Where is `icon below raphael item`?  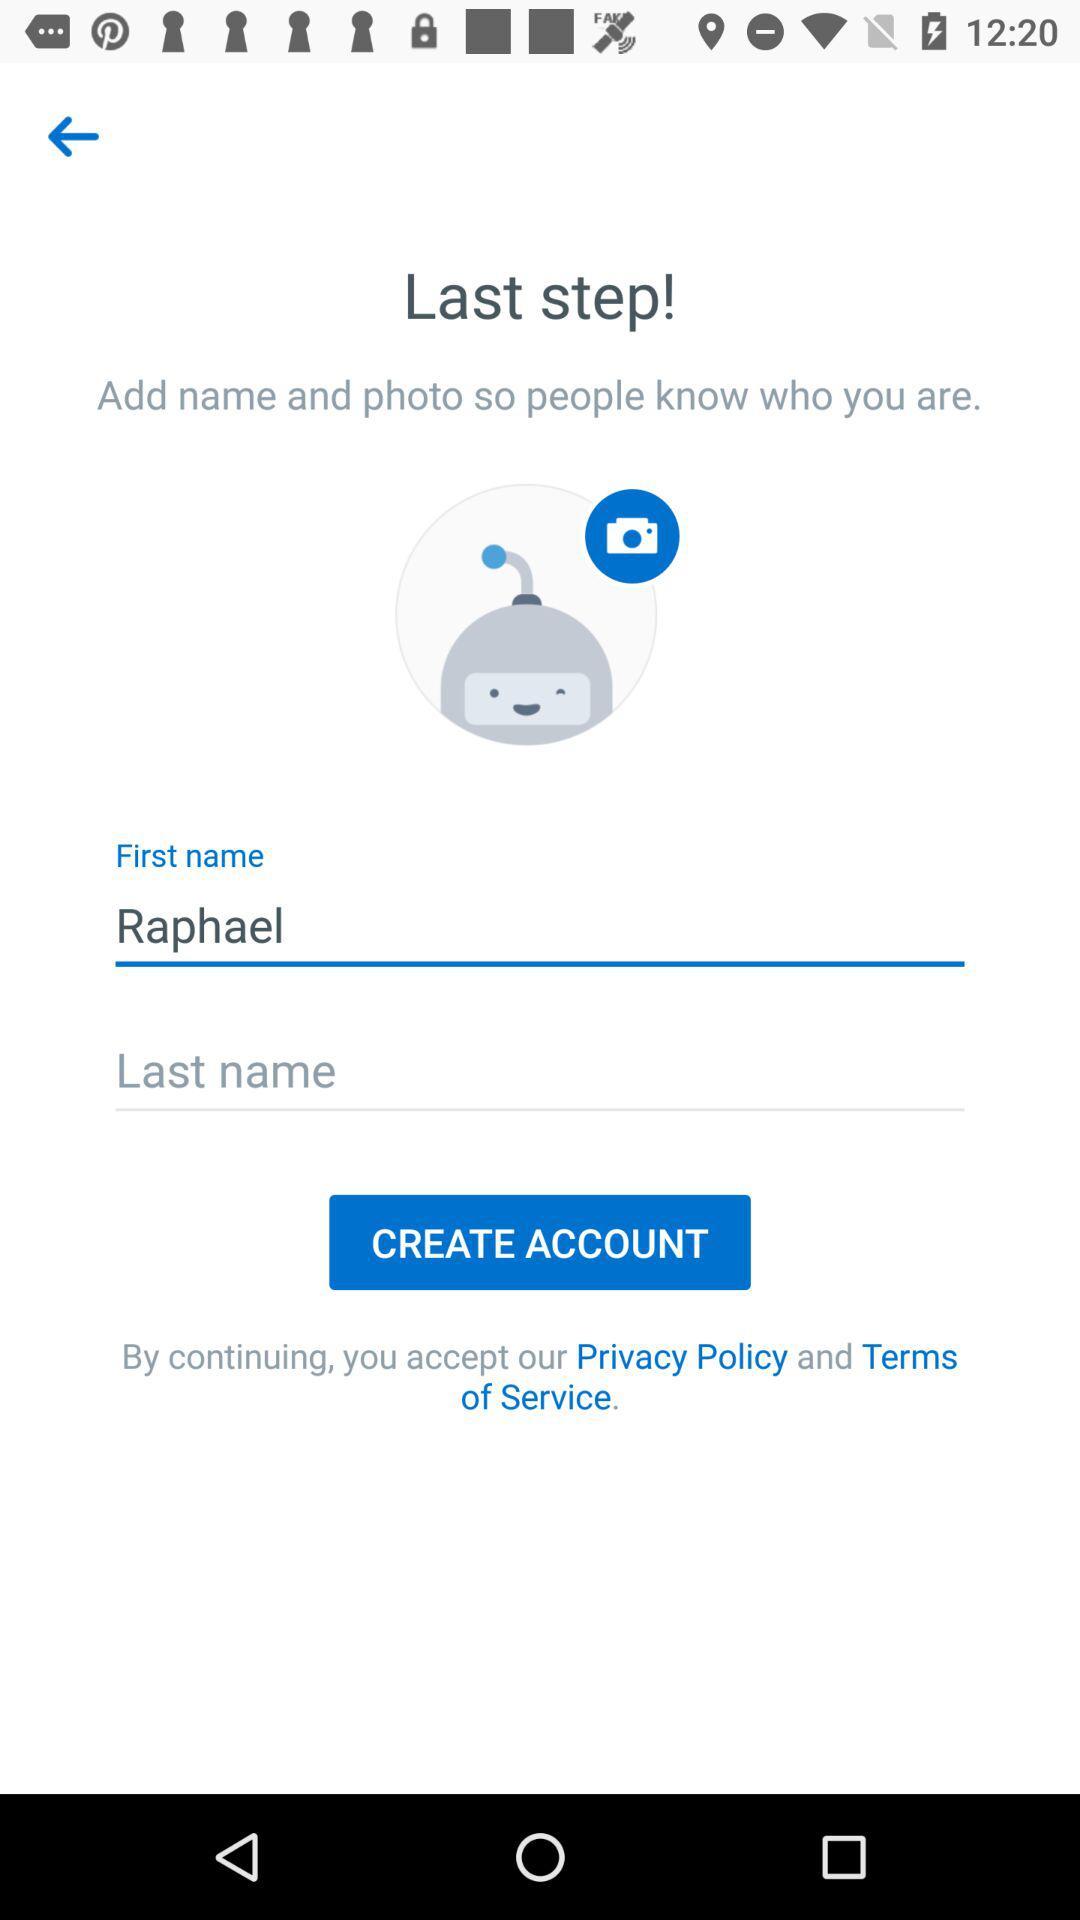
icon below raphael item is located at coordinates (540, 1071).